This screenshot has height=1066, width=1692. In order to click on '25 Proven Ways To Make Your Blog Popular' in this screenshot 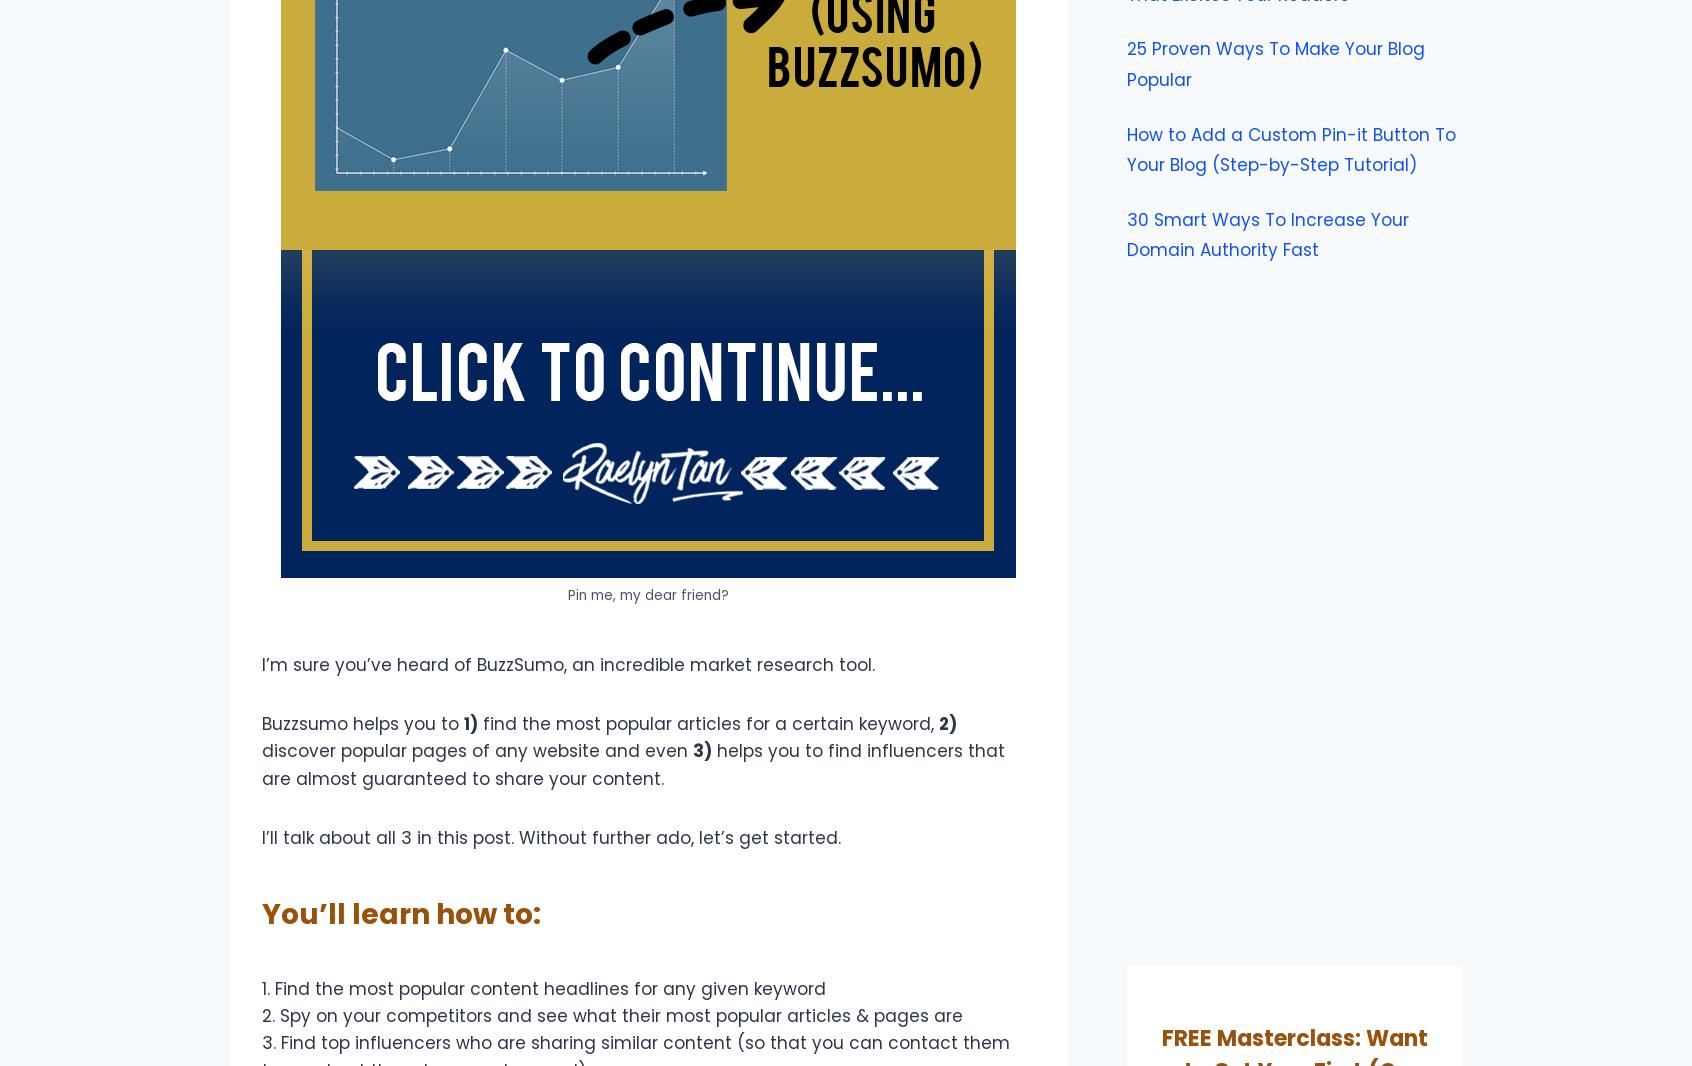, I will do `click(1127, 63)`.